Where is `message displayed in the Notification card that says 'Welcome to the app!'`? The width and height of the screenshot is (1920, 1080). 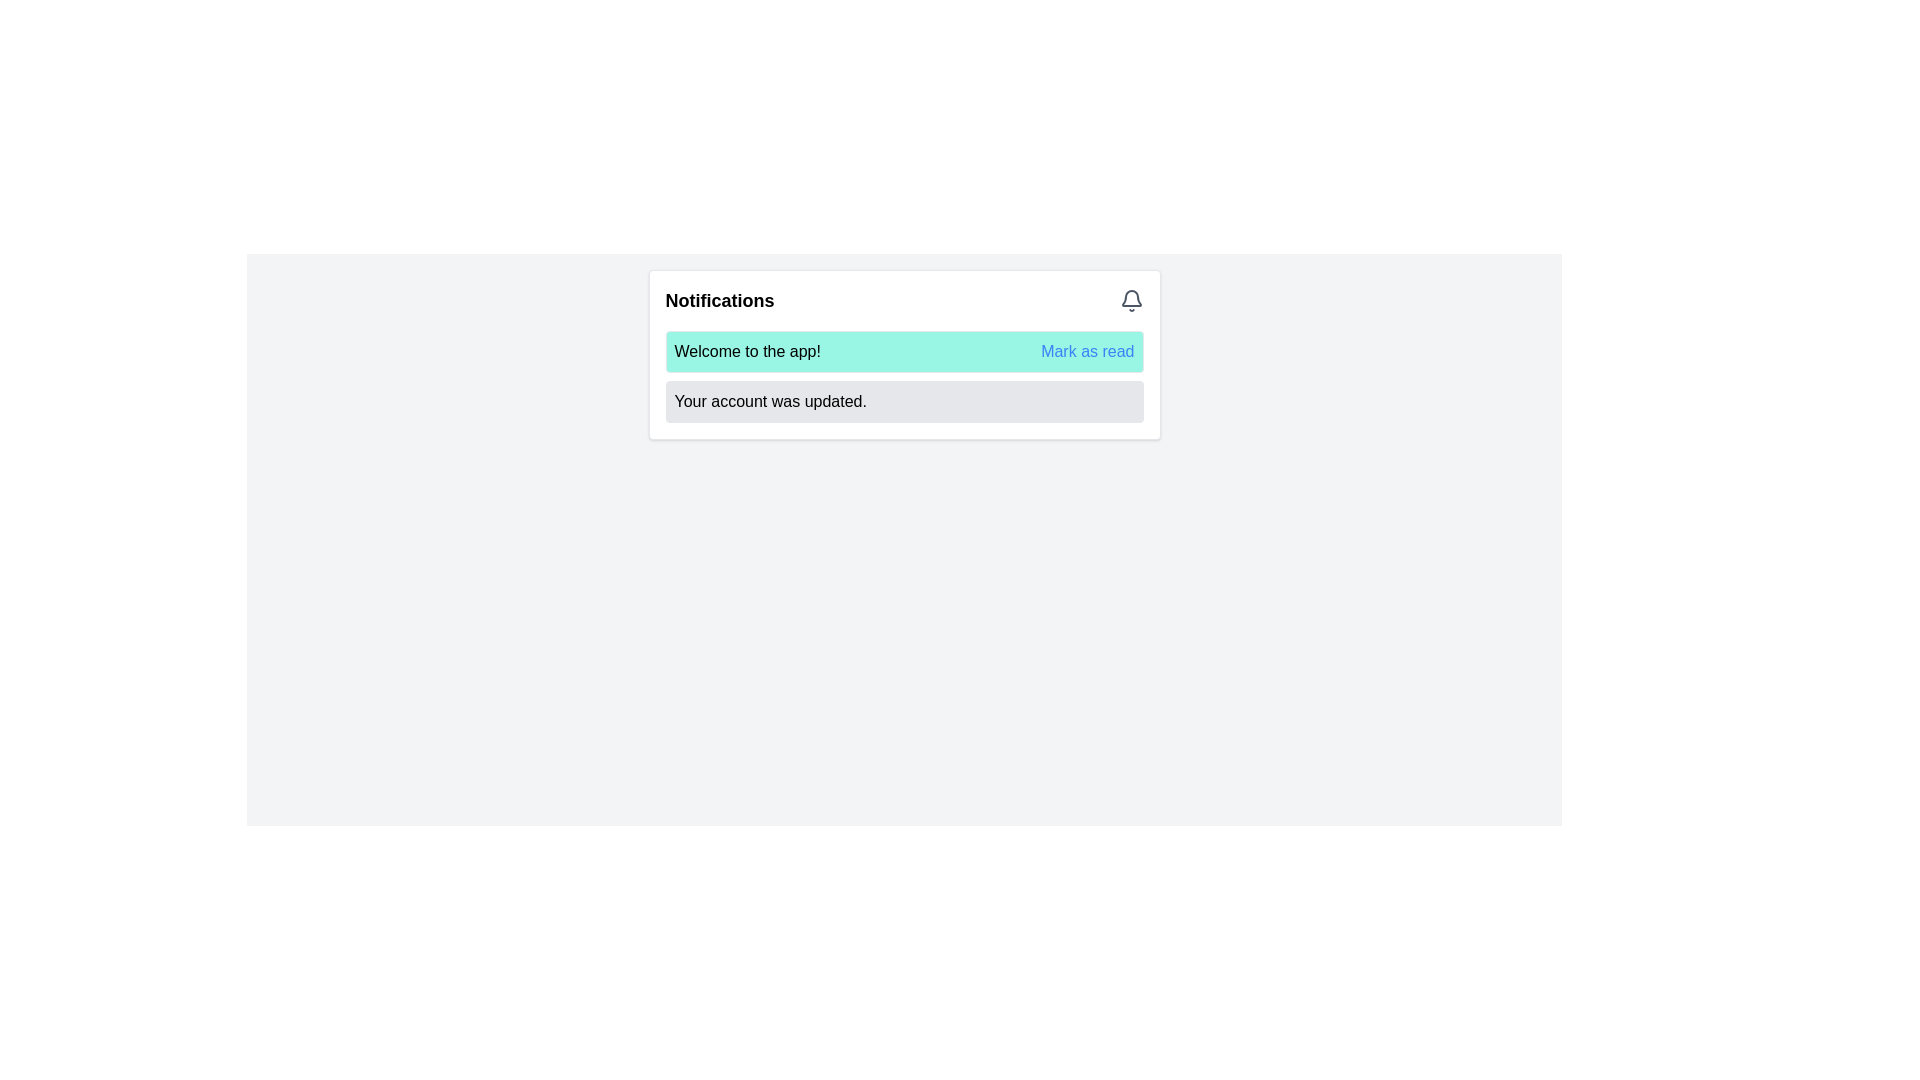 message displayed in the Notification card that says 'Welcome to the app!' is located at coordinates (903, 350).